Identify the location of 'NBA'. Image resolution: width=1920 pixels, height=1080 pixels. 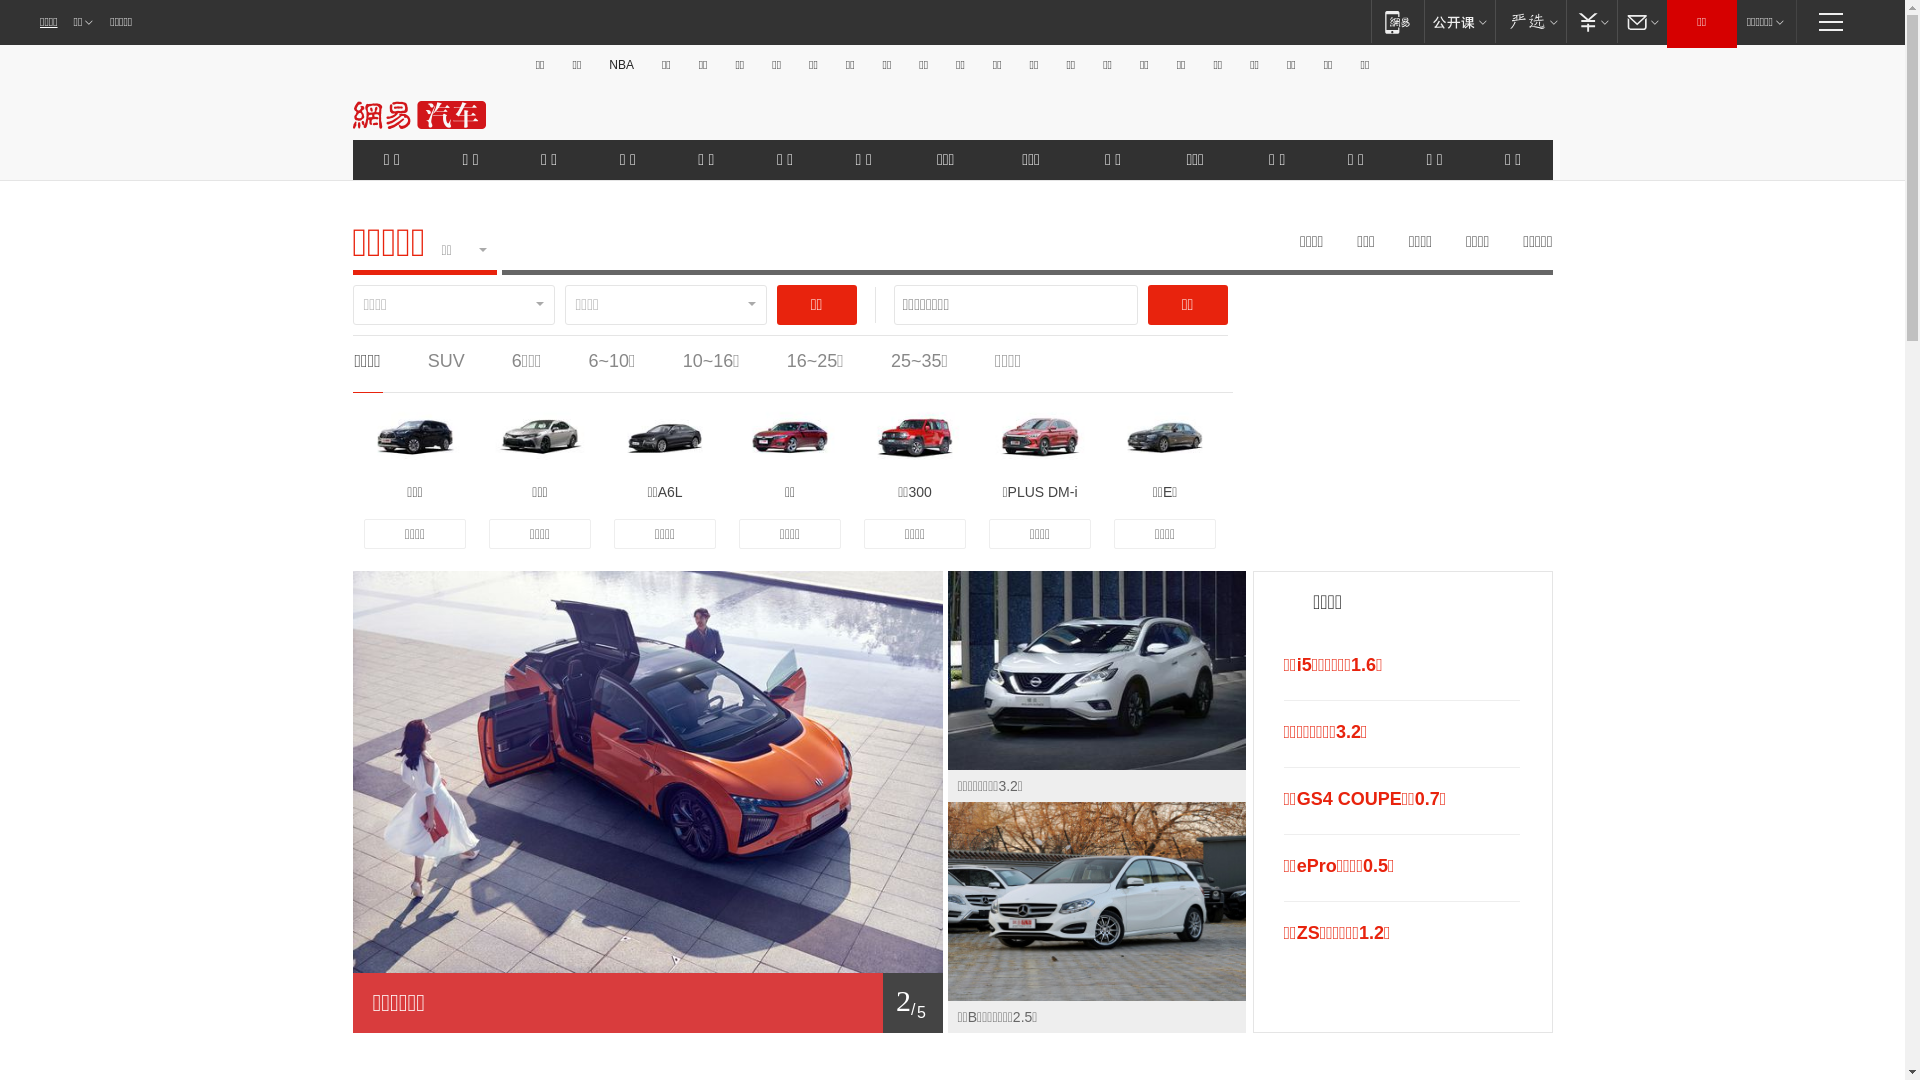
(620, 64).